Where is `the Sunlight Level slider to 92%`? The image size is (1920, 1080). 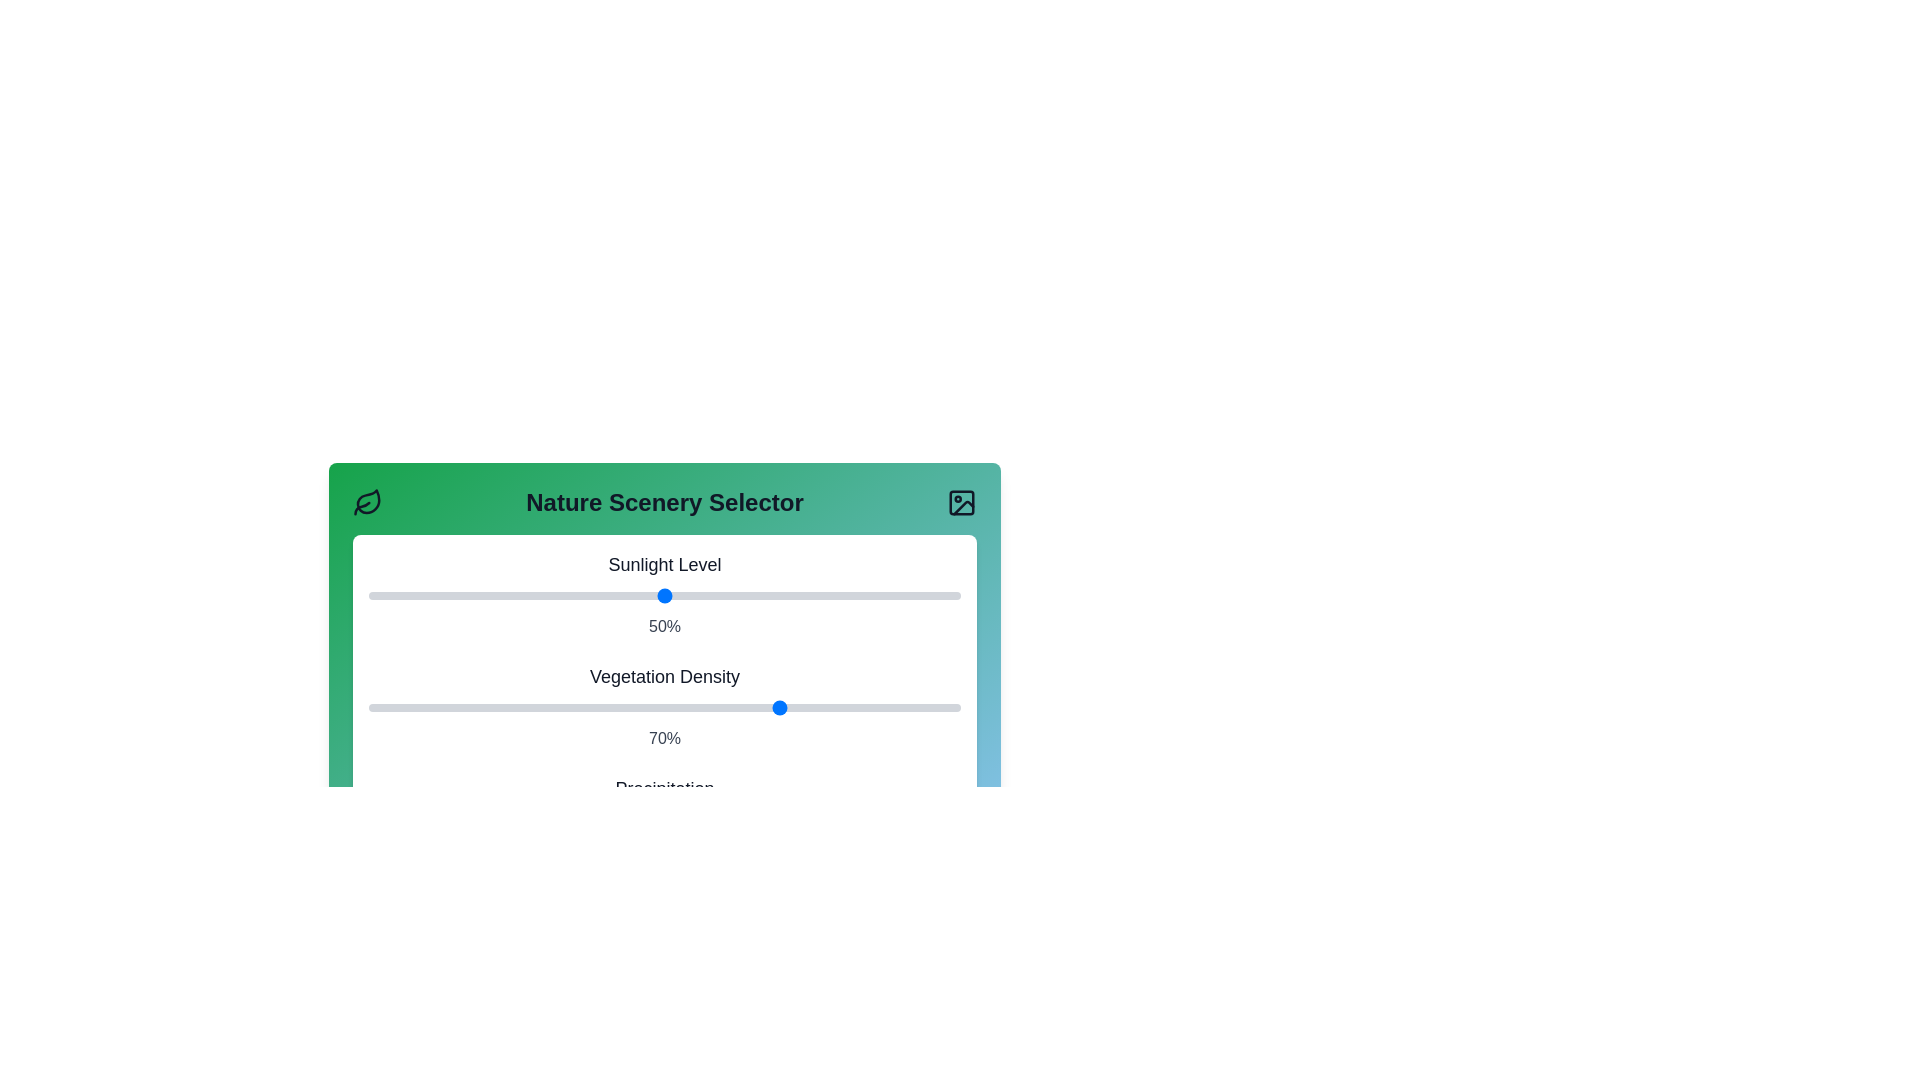
the Sunlight Level slider to 92% is located at coordinates (912, 595).